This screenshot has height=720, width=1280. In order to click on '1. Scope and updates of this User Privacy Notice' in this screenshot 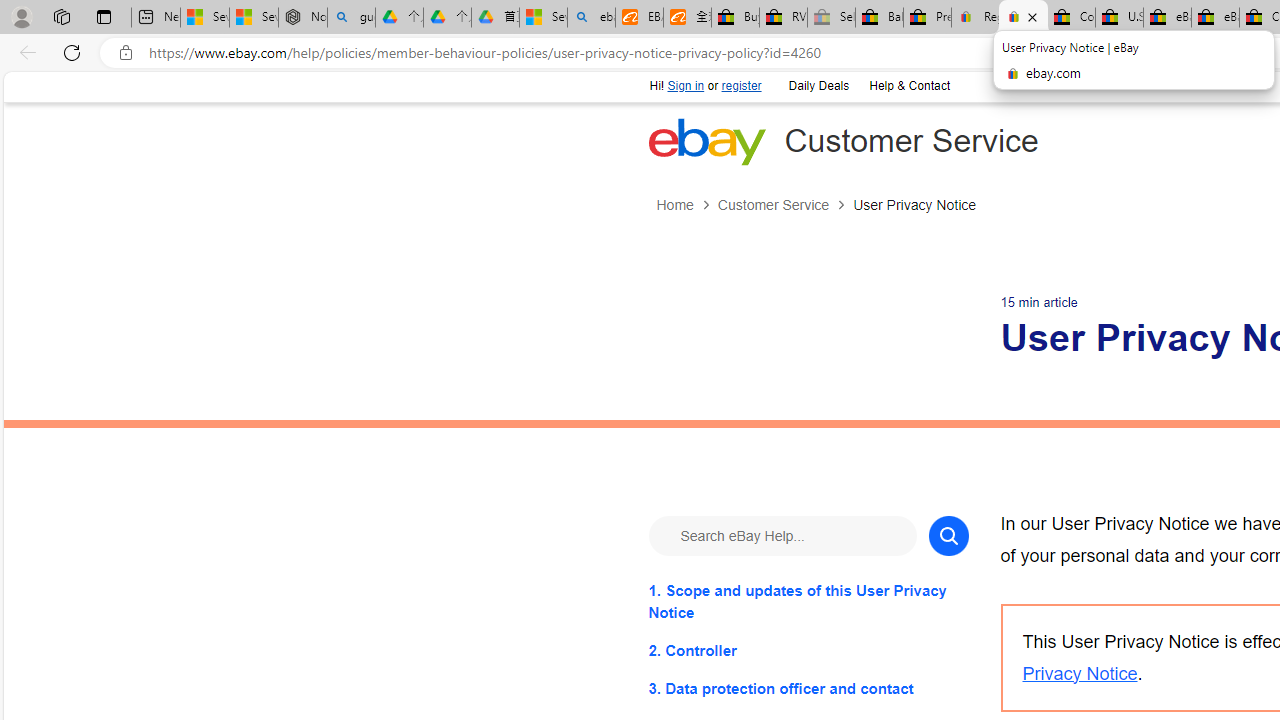, I will do `click(808, 600)`.